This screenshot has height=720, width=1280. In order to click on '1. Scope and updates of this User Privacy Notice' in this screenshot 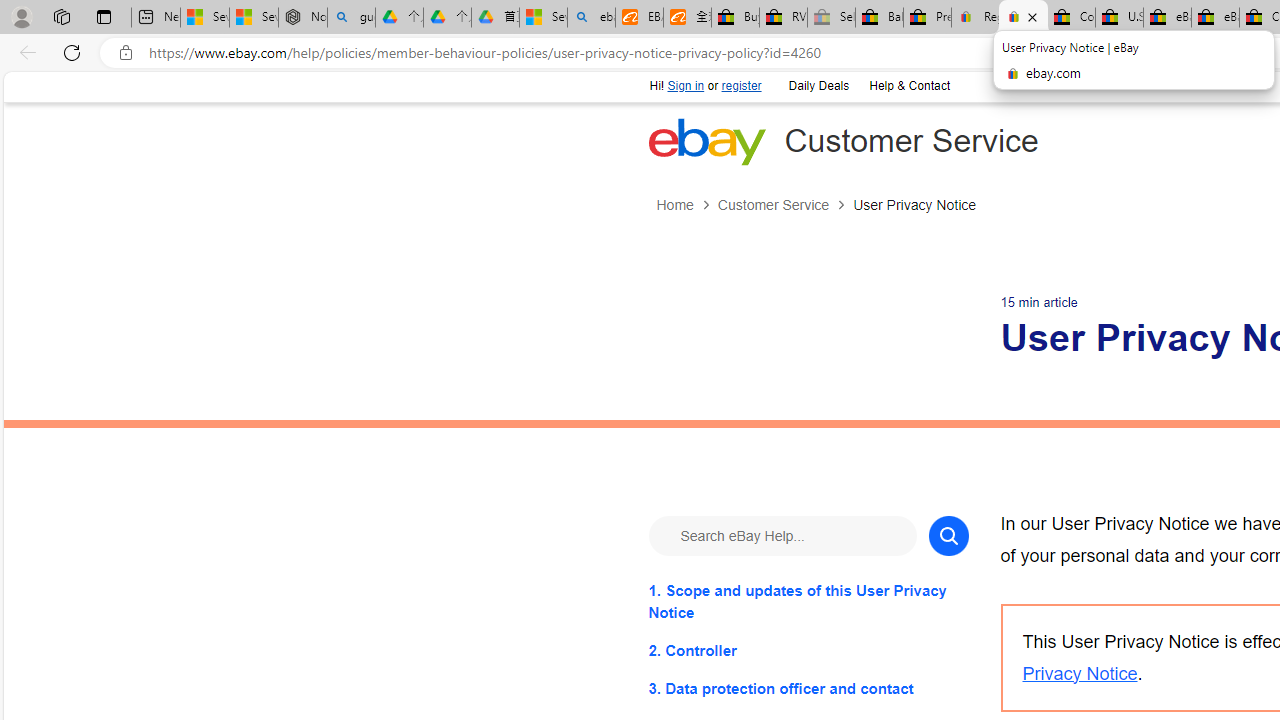, I will do `click(808, 600)`.